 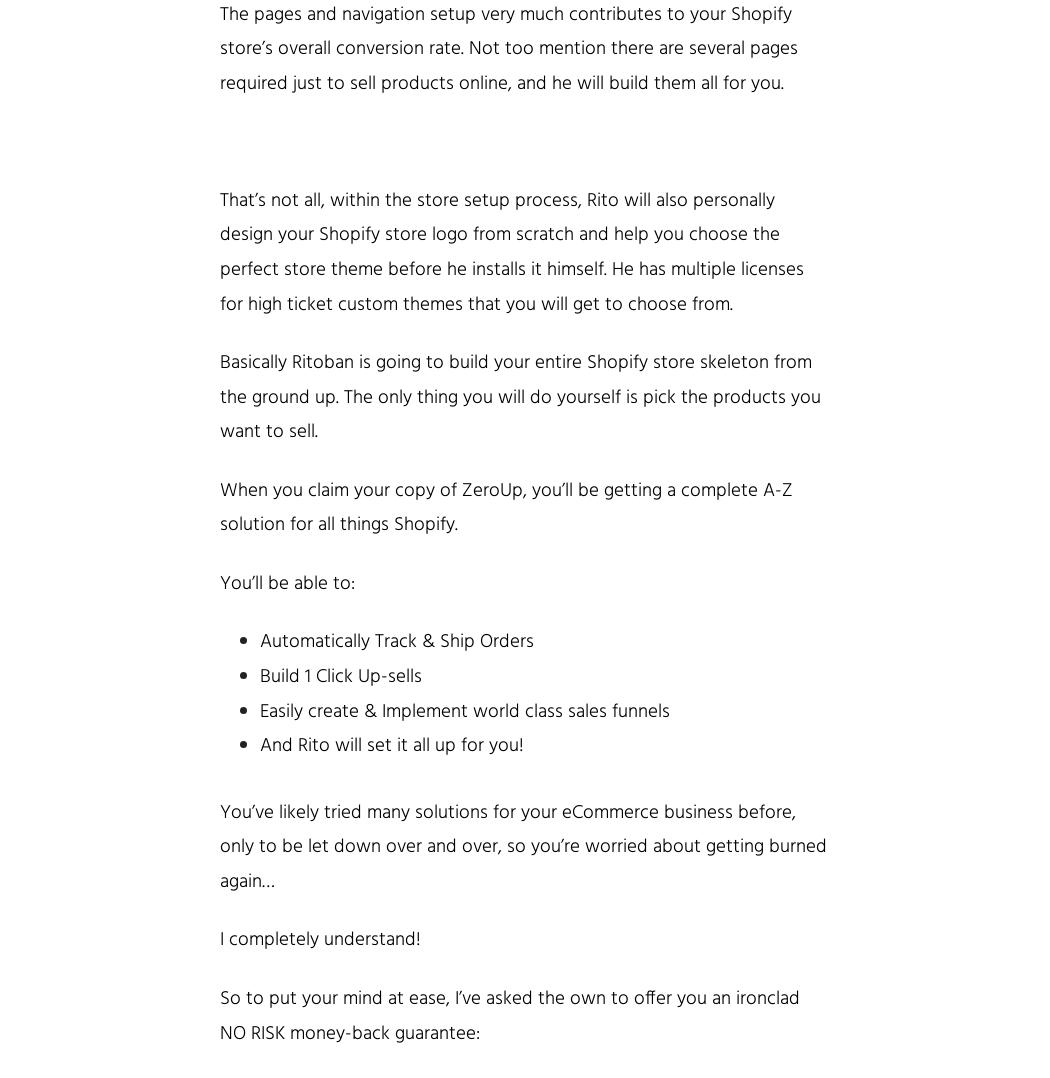 What do you see at coordinates (391, 745) in the screenshot?
I see `'And Rito will set it all up for you!'` at bounding box center [391, 745].